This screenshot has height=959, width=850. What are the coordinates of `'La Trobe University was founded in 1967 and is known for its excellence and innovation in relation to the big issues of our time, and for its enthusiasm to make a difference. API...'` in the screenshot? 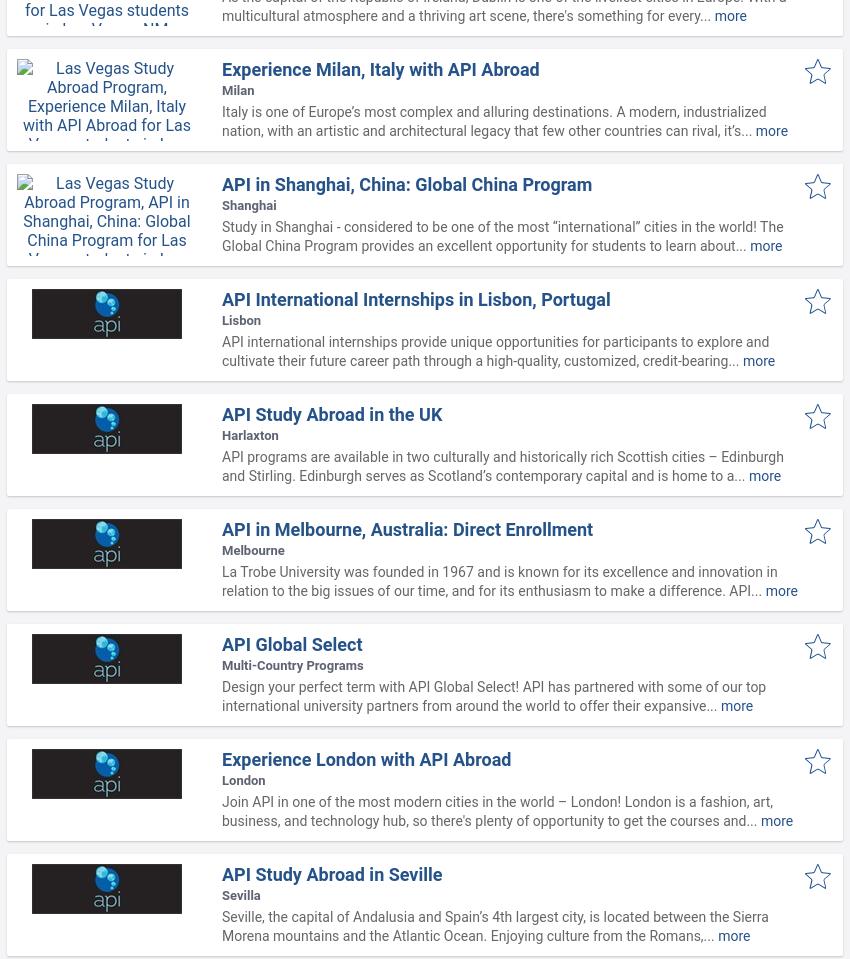 It's located at (499, 580).